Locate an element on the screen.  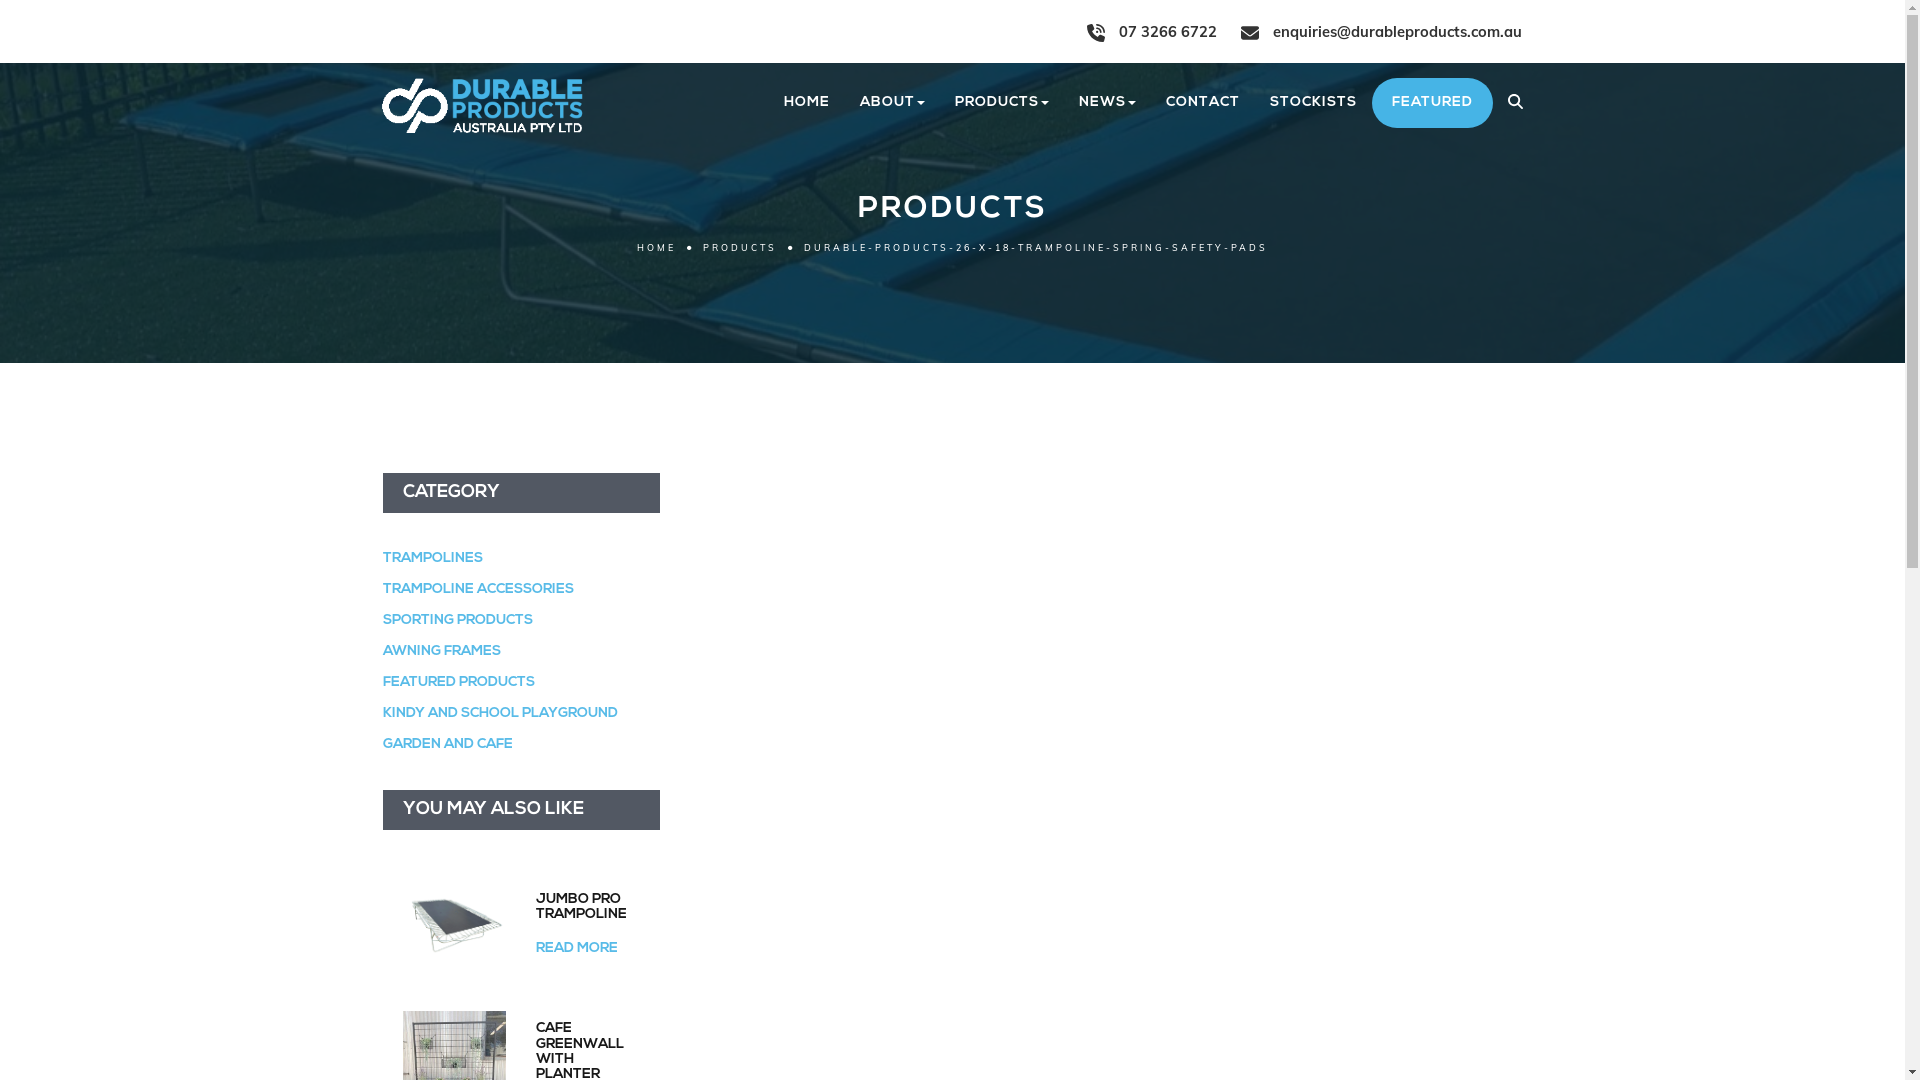
'SPORTING PRODUCTS' is located at coordinates (455, 619).